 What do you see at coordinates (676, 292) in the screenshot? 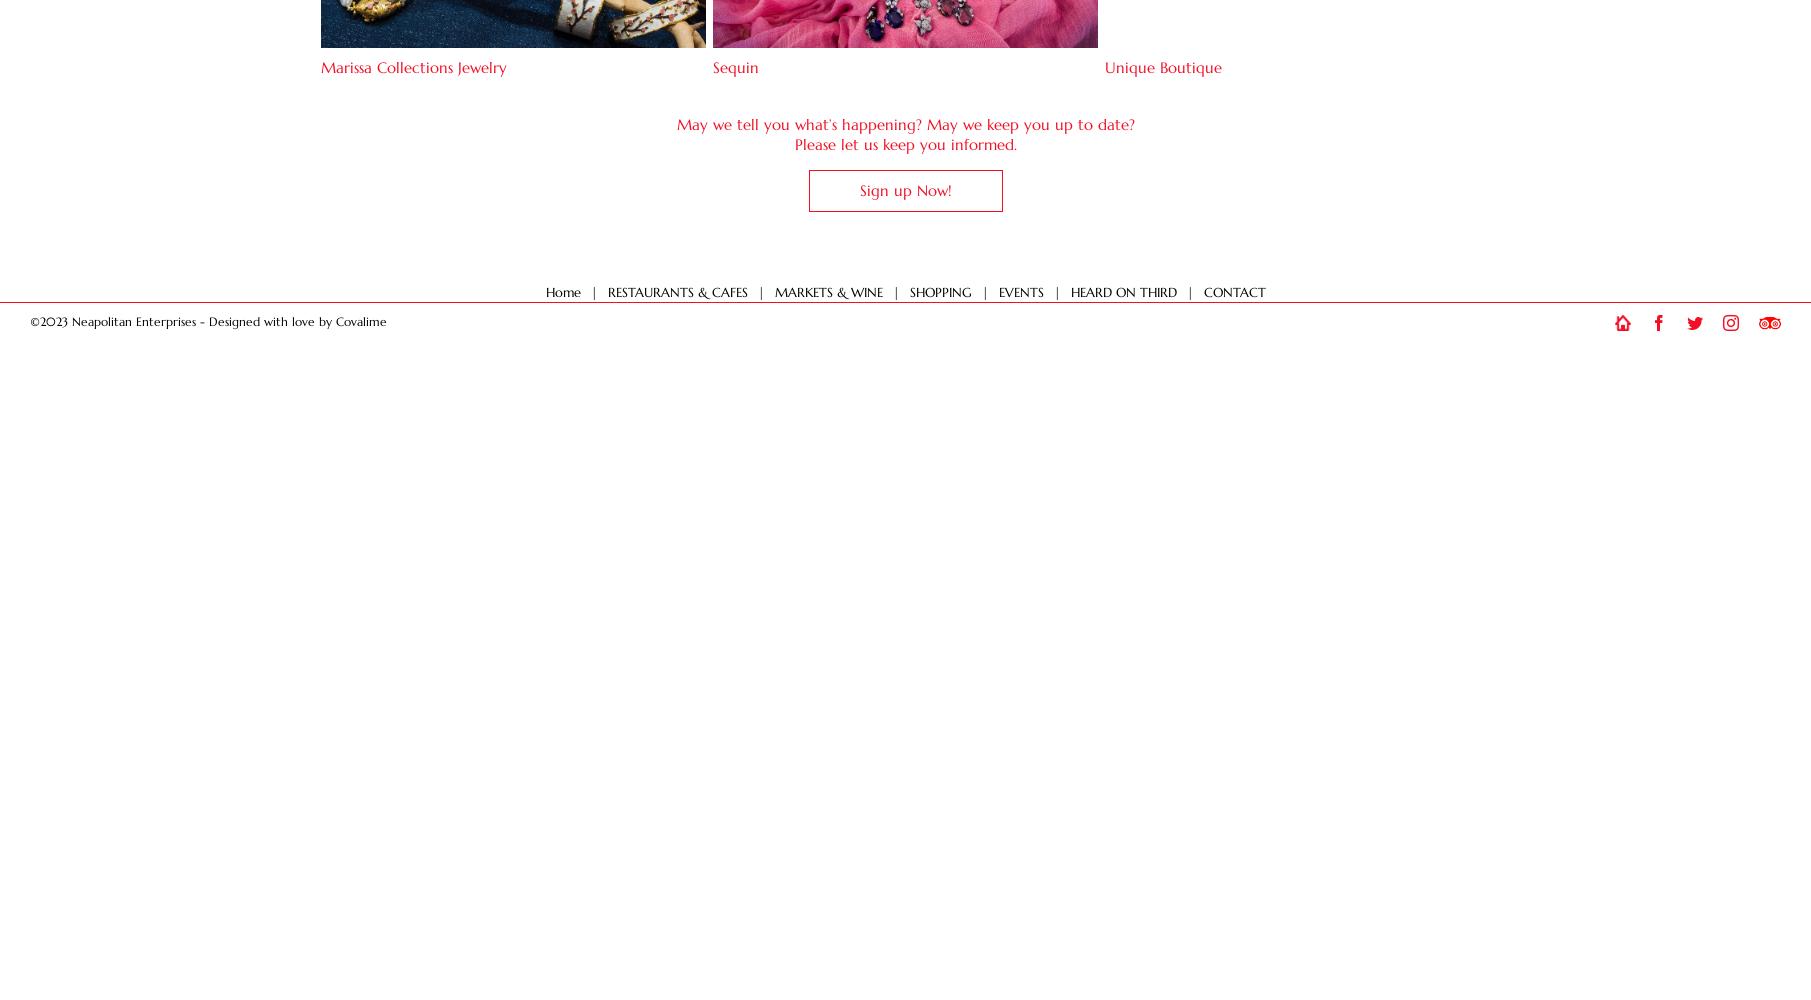
I see `'RESTAURANTS & CAFES'` at bounding box center [676, 292].